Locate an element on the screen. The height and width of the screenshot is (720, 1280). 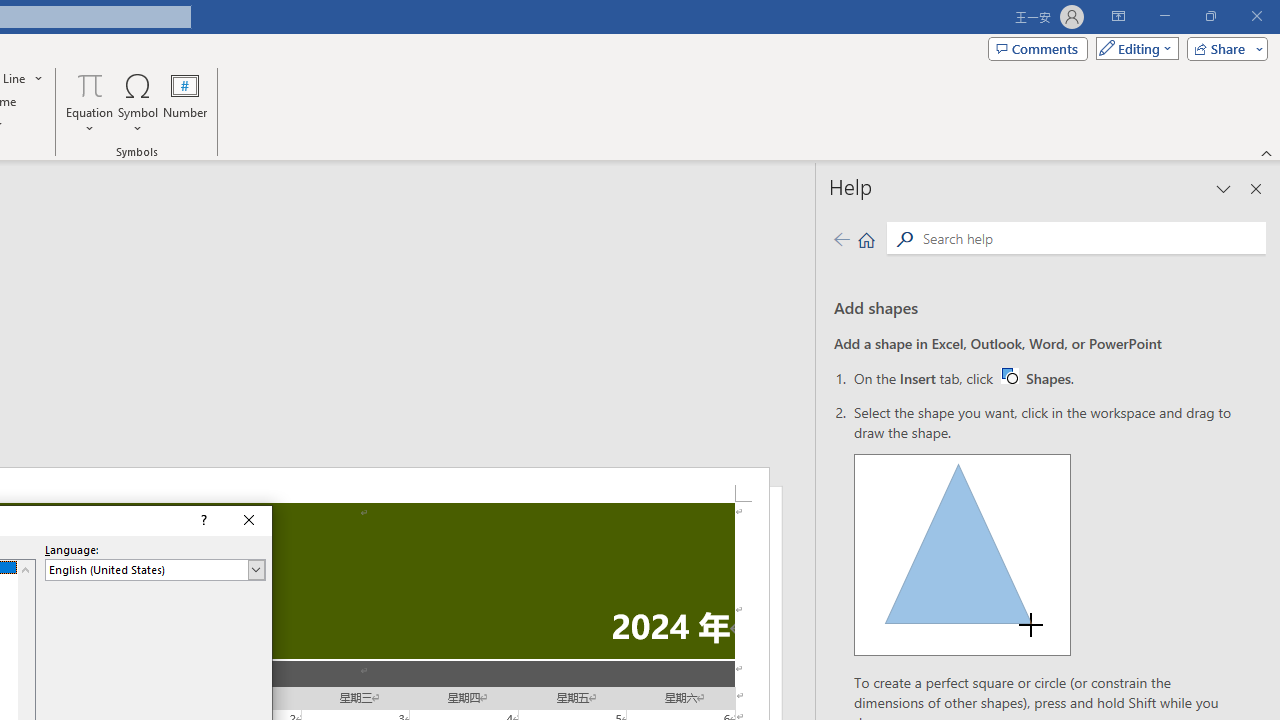
'Word W32 Shapes button icon' is located at coordinates (1009, 375).